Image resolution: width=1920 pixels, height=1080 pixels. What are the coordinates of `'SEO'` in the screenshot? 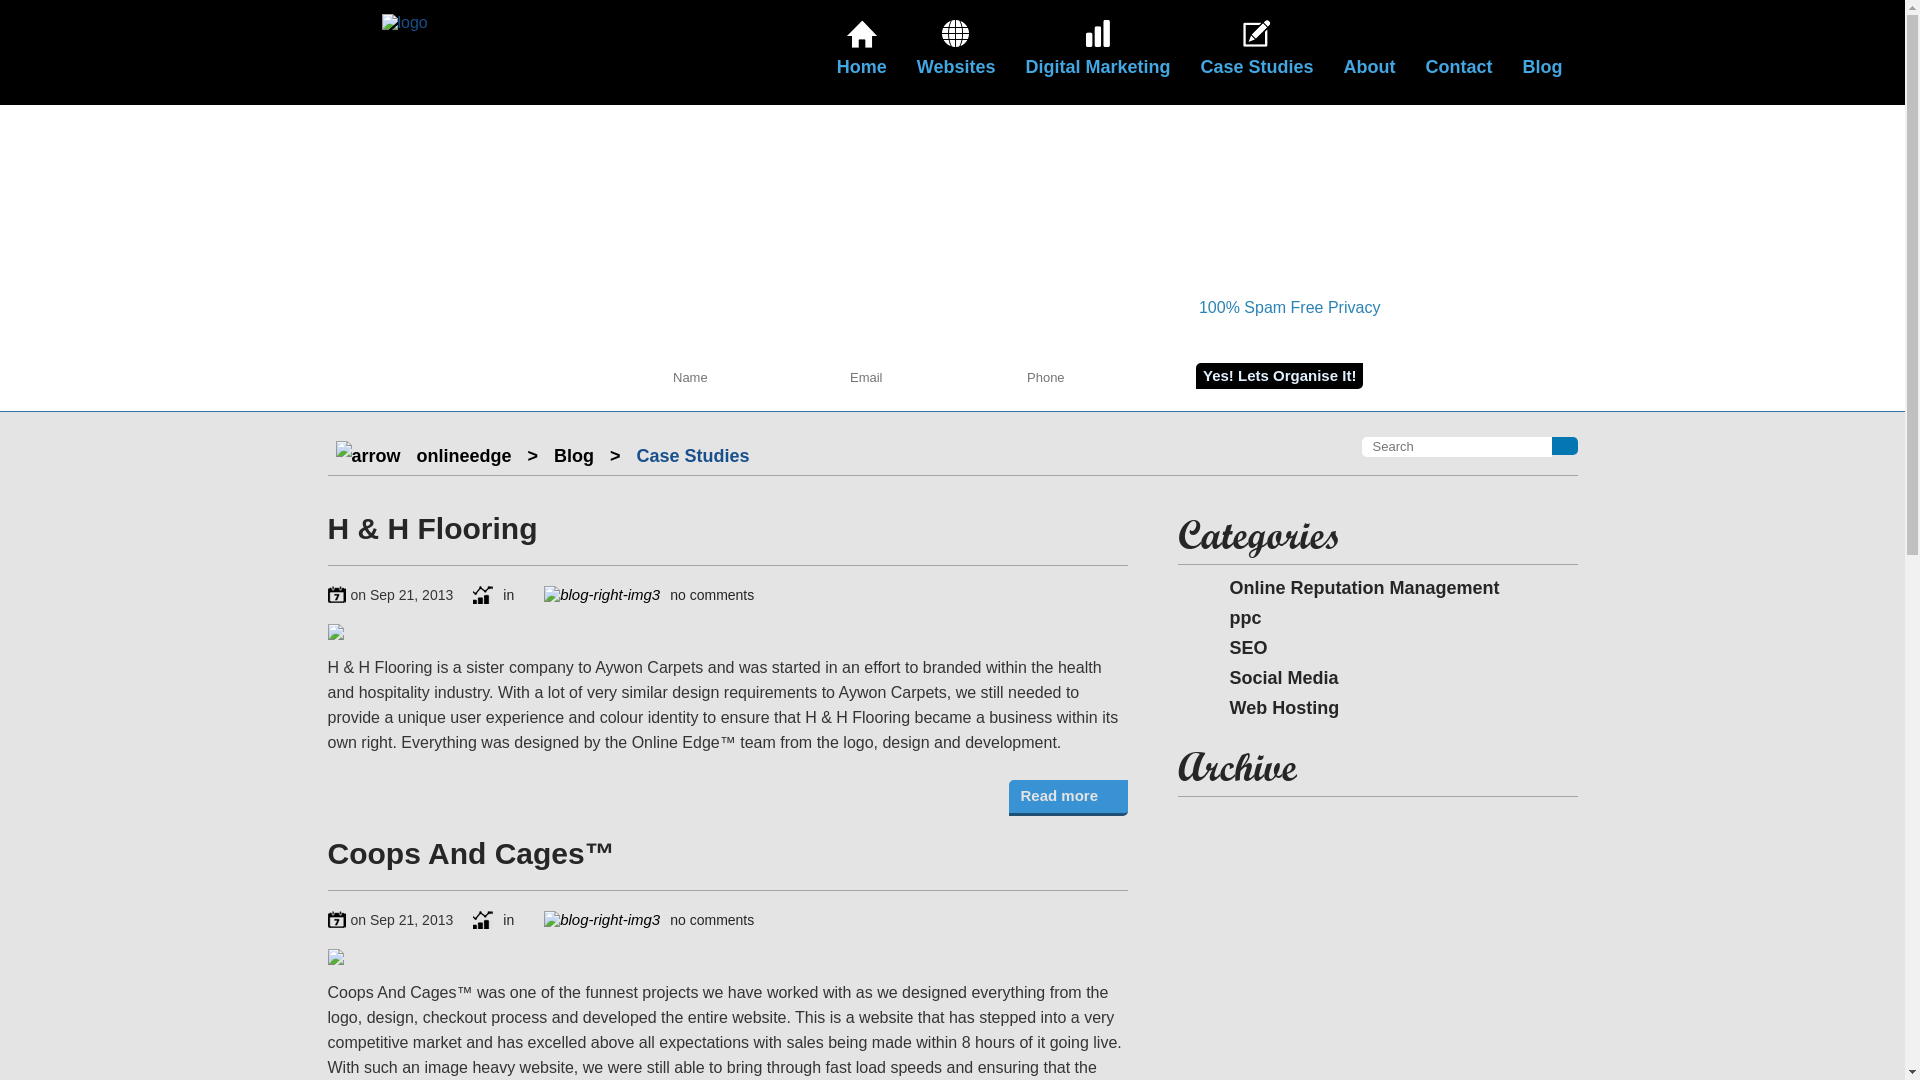 It's located at (1232, 648).